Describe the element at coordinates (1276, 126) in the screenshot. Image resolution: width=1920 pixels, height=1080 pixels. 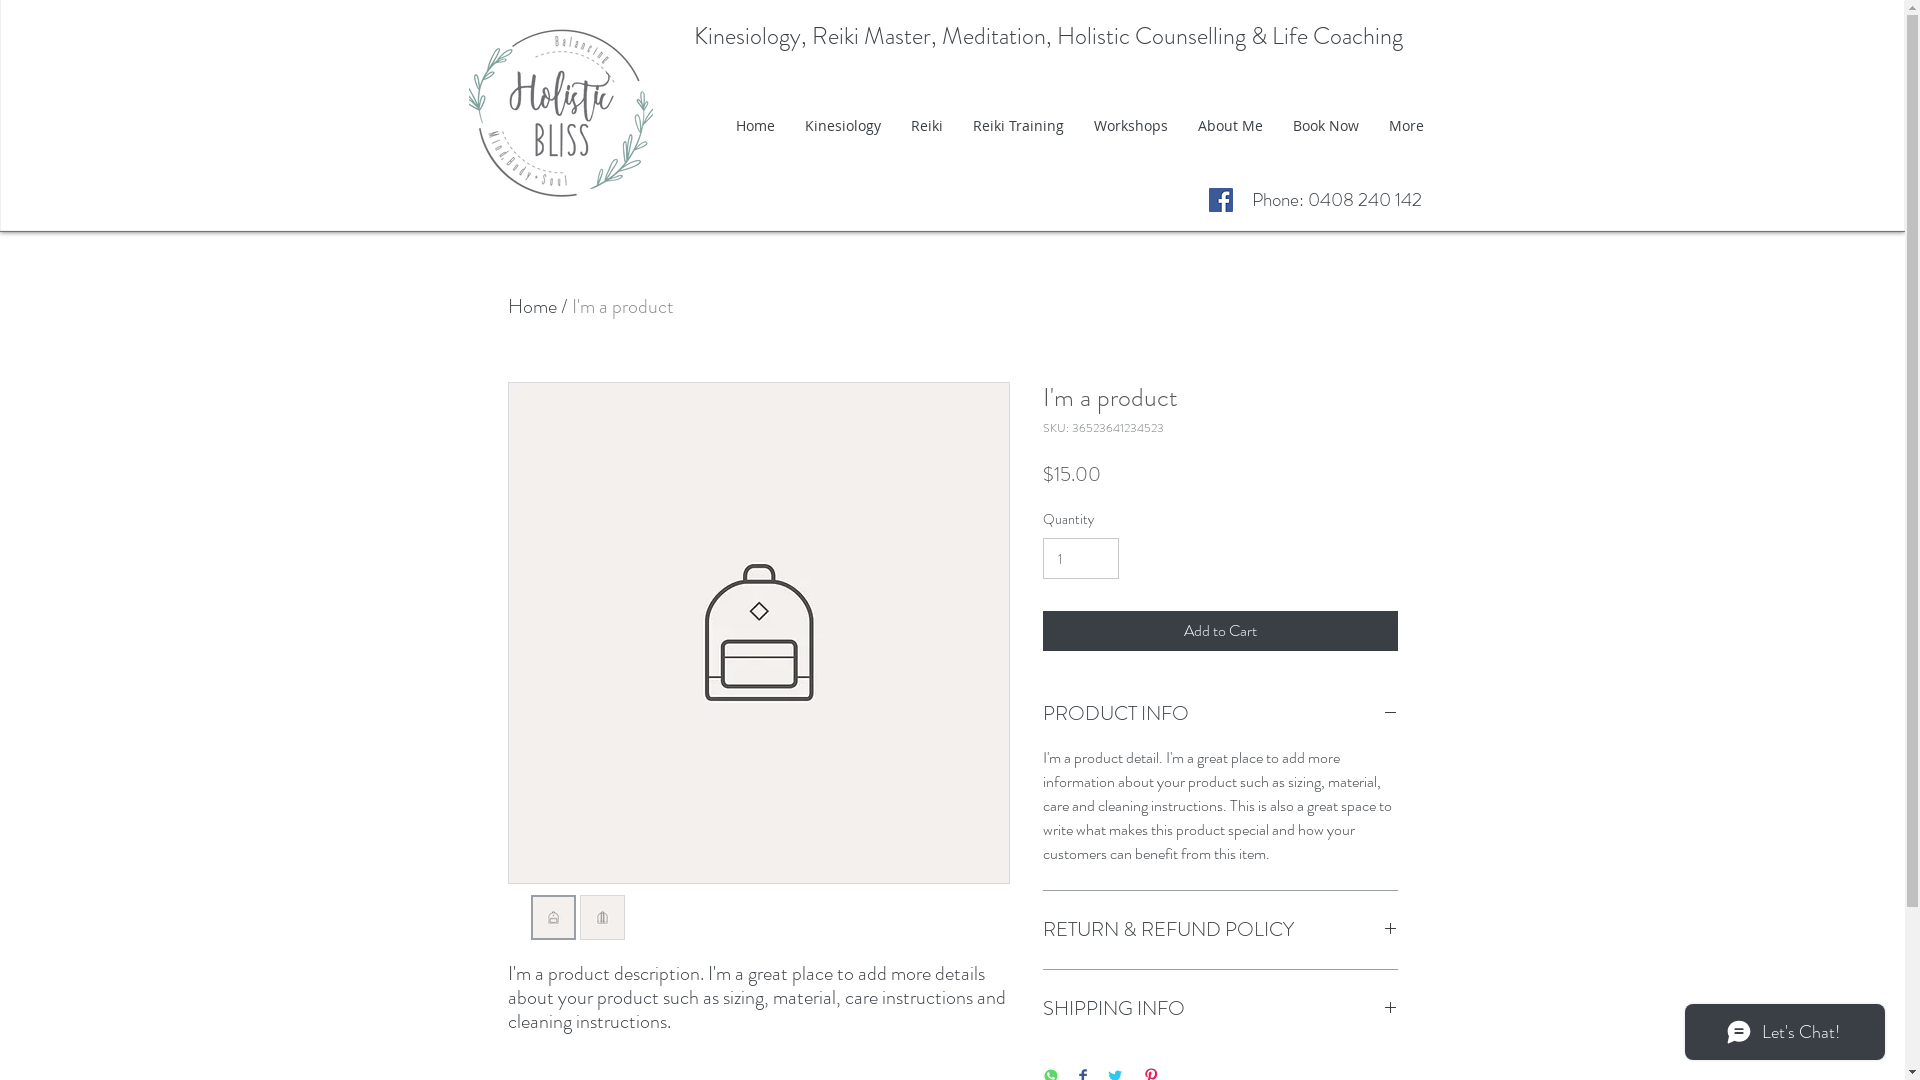
I see `'Book Now'` at that location.